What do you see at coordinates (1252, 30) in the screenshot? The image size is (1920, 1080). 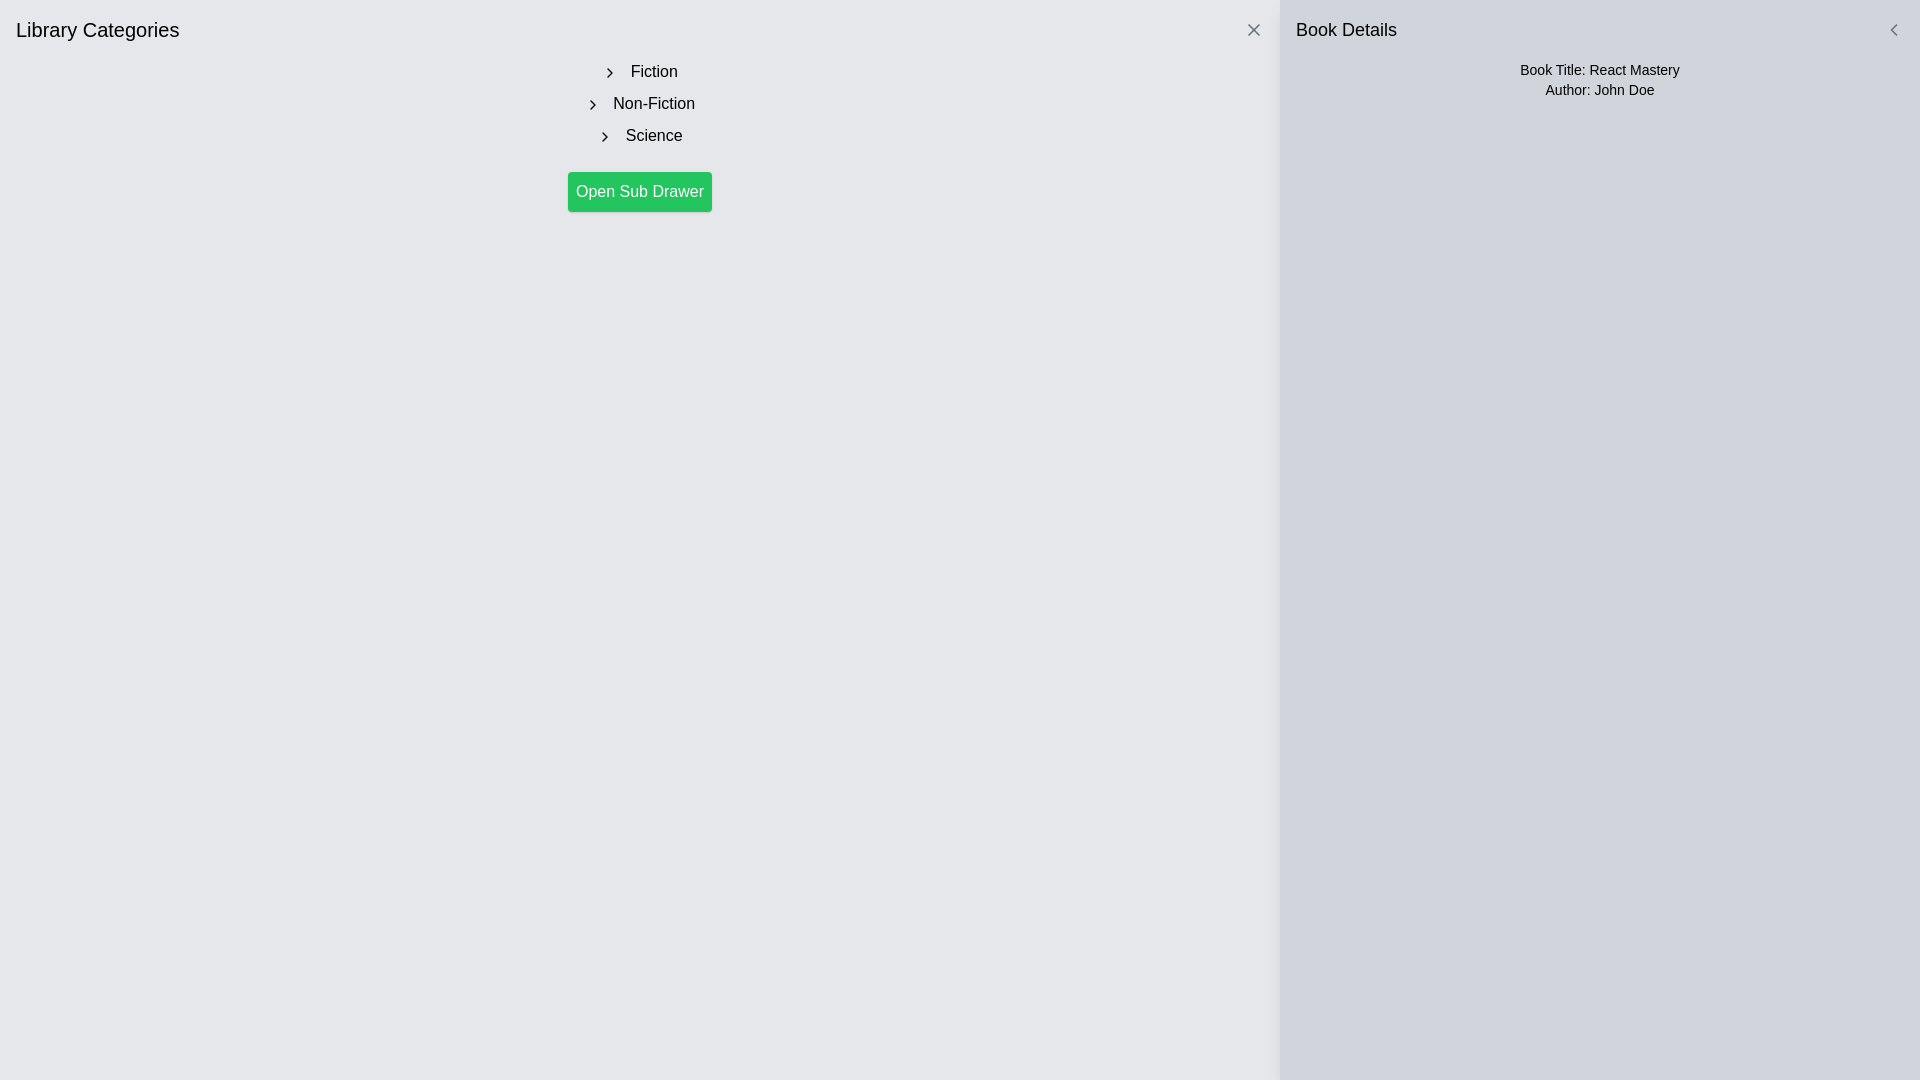 I see `the close button located in the top-right corner of the 'Library Categories' header` at bounding box center [1252, 30].